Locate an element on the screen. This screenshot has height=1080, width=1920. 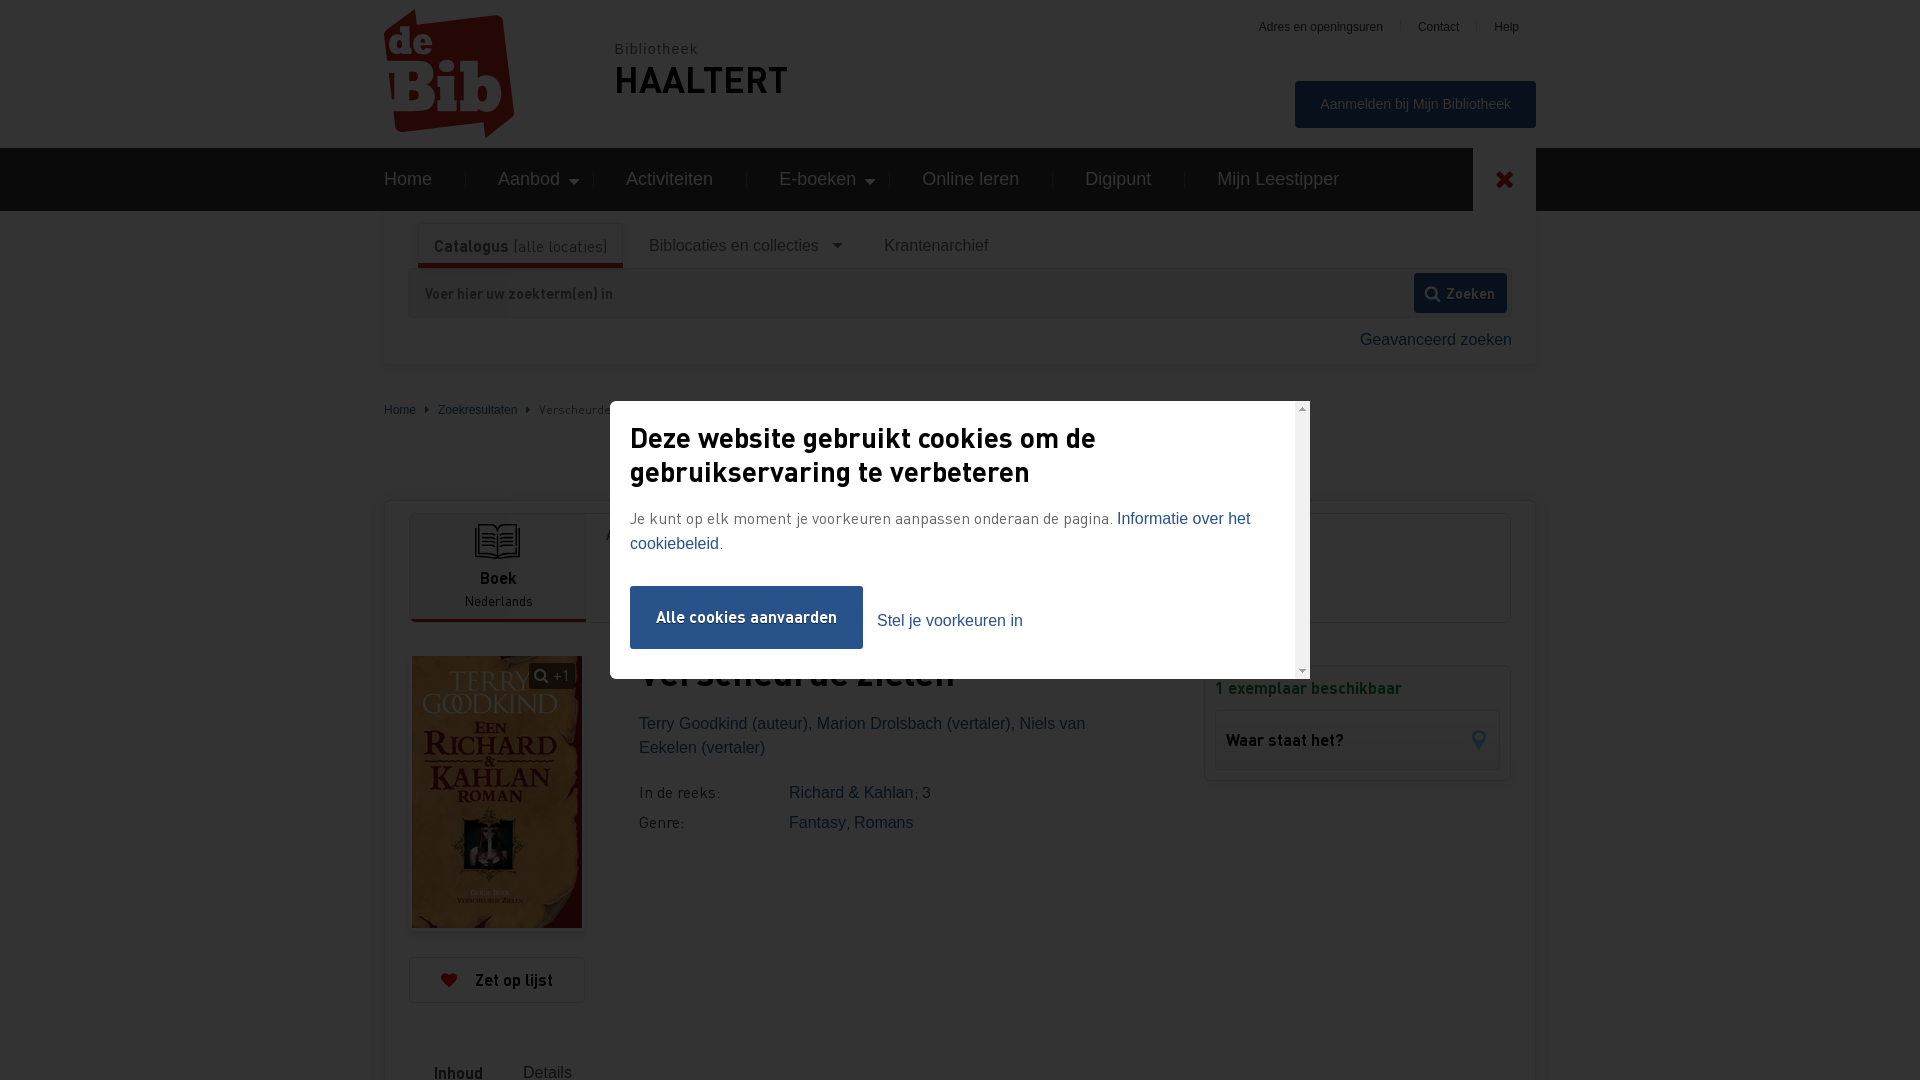
'Marion Drolsbach (vertaler),' is located at coordinates (917, 723).